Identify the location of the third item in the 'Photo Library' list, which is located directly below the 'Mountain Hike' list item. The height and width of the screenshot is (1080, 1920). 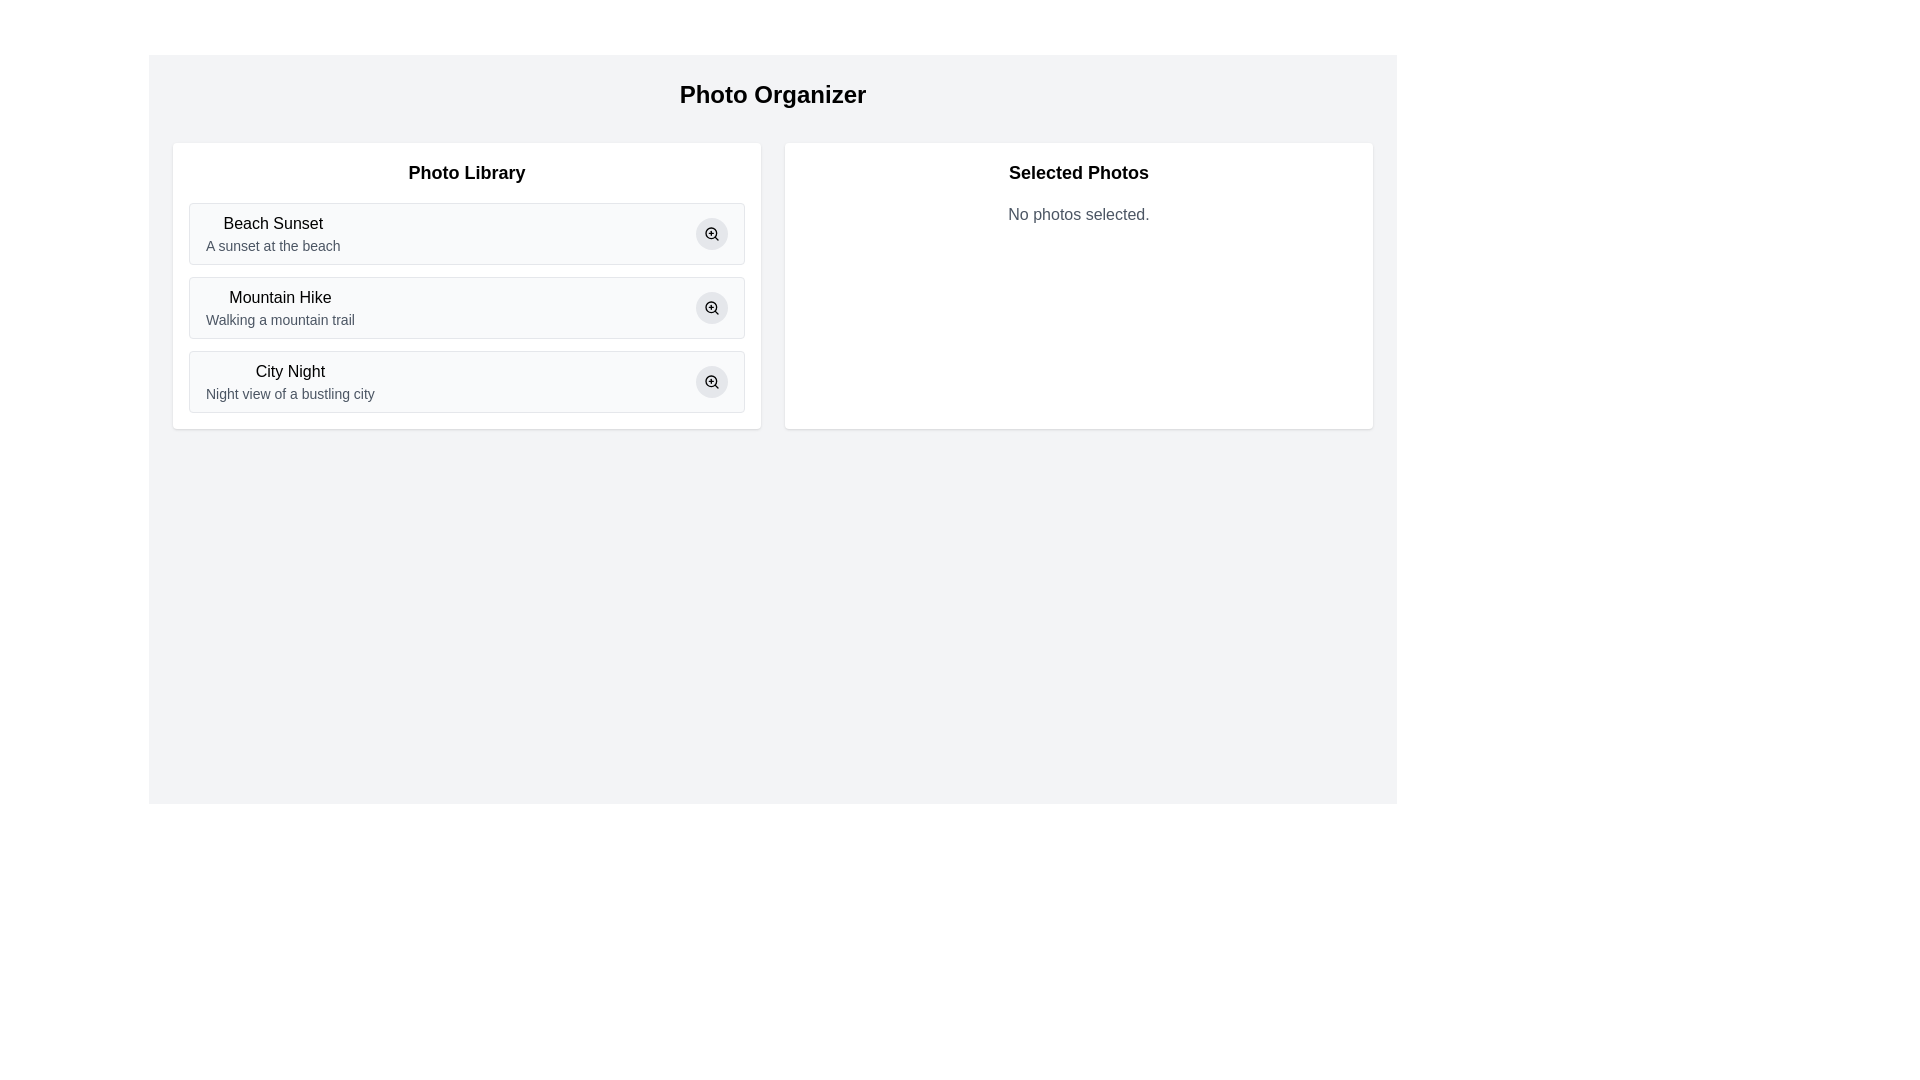
(465, 381).